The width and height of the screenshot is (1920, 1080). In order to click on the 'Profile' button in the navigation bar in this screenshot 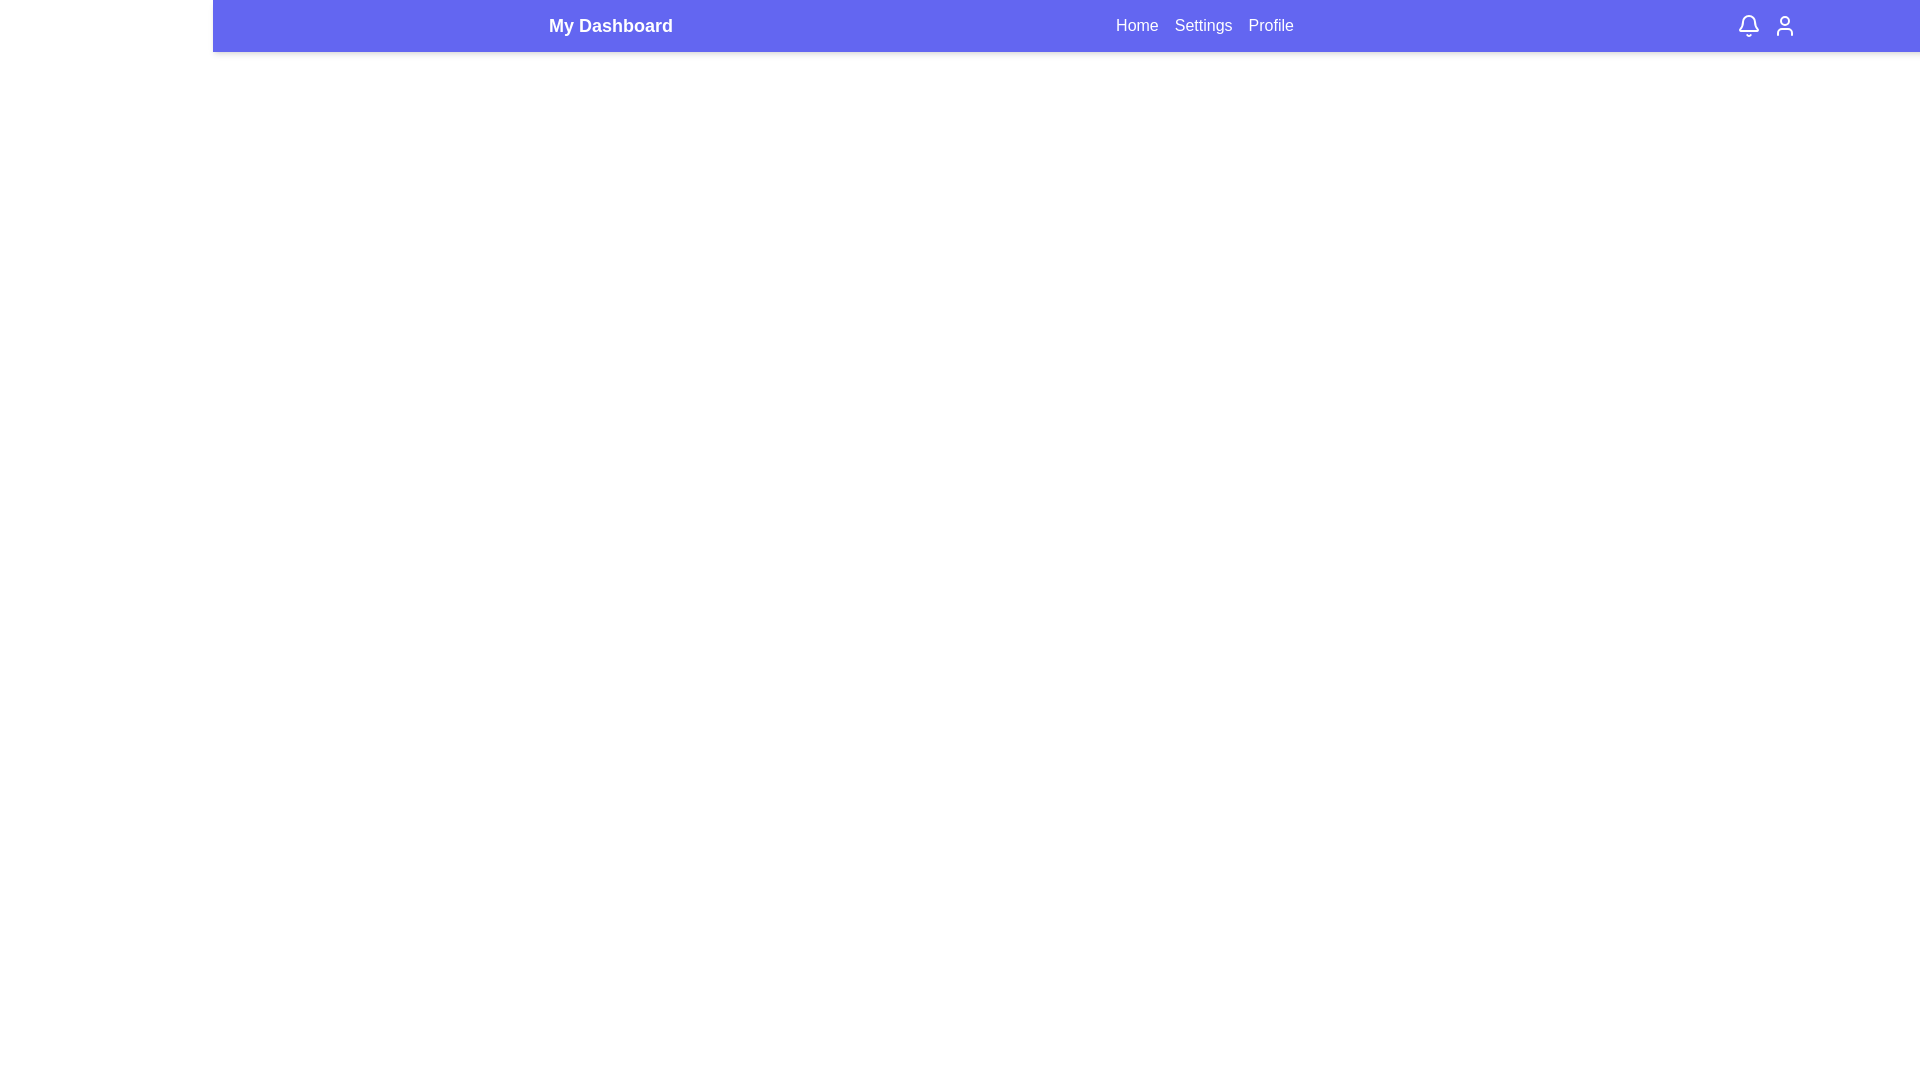, I will do `click(1270, 26)`.